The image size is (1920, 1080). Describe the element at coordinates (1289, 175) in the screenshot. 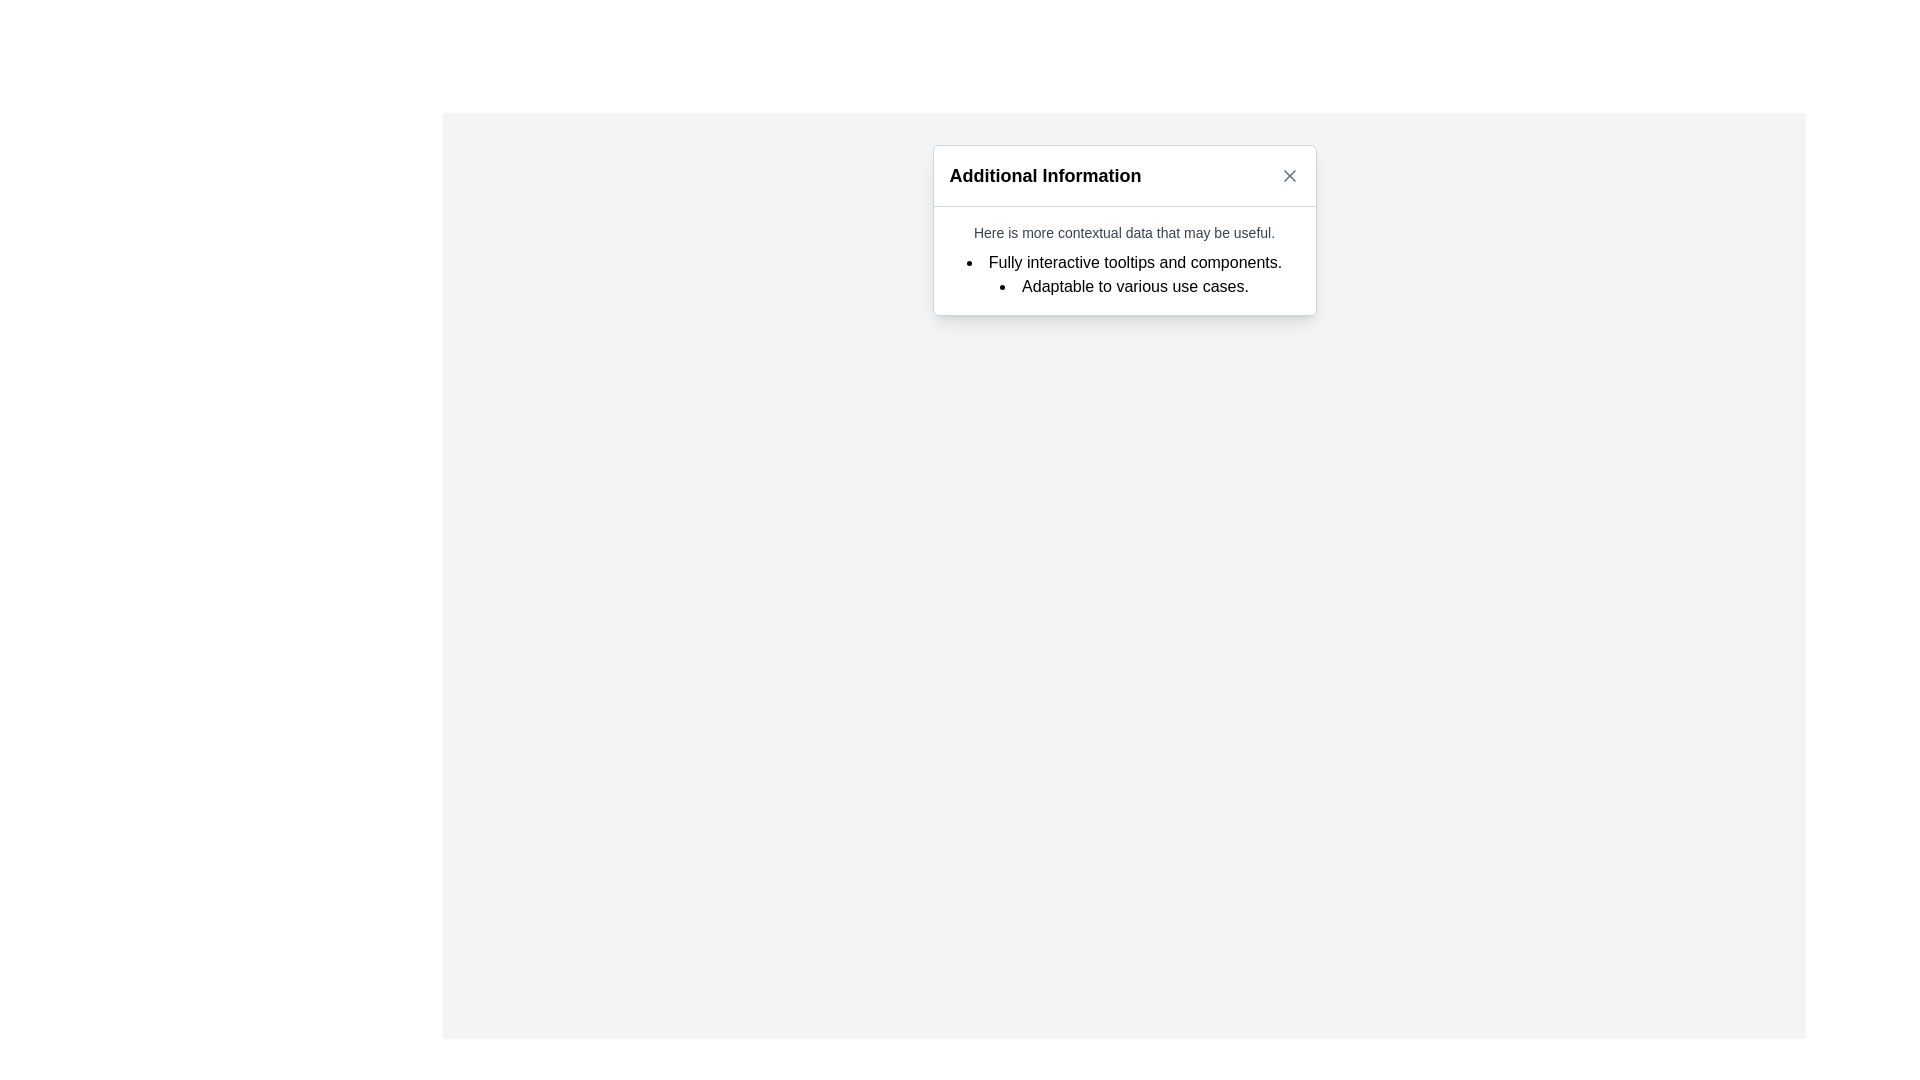

I see `the close button icon located in the top-right corner of the 'Additional Information' box` at that location.